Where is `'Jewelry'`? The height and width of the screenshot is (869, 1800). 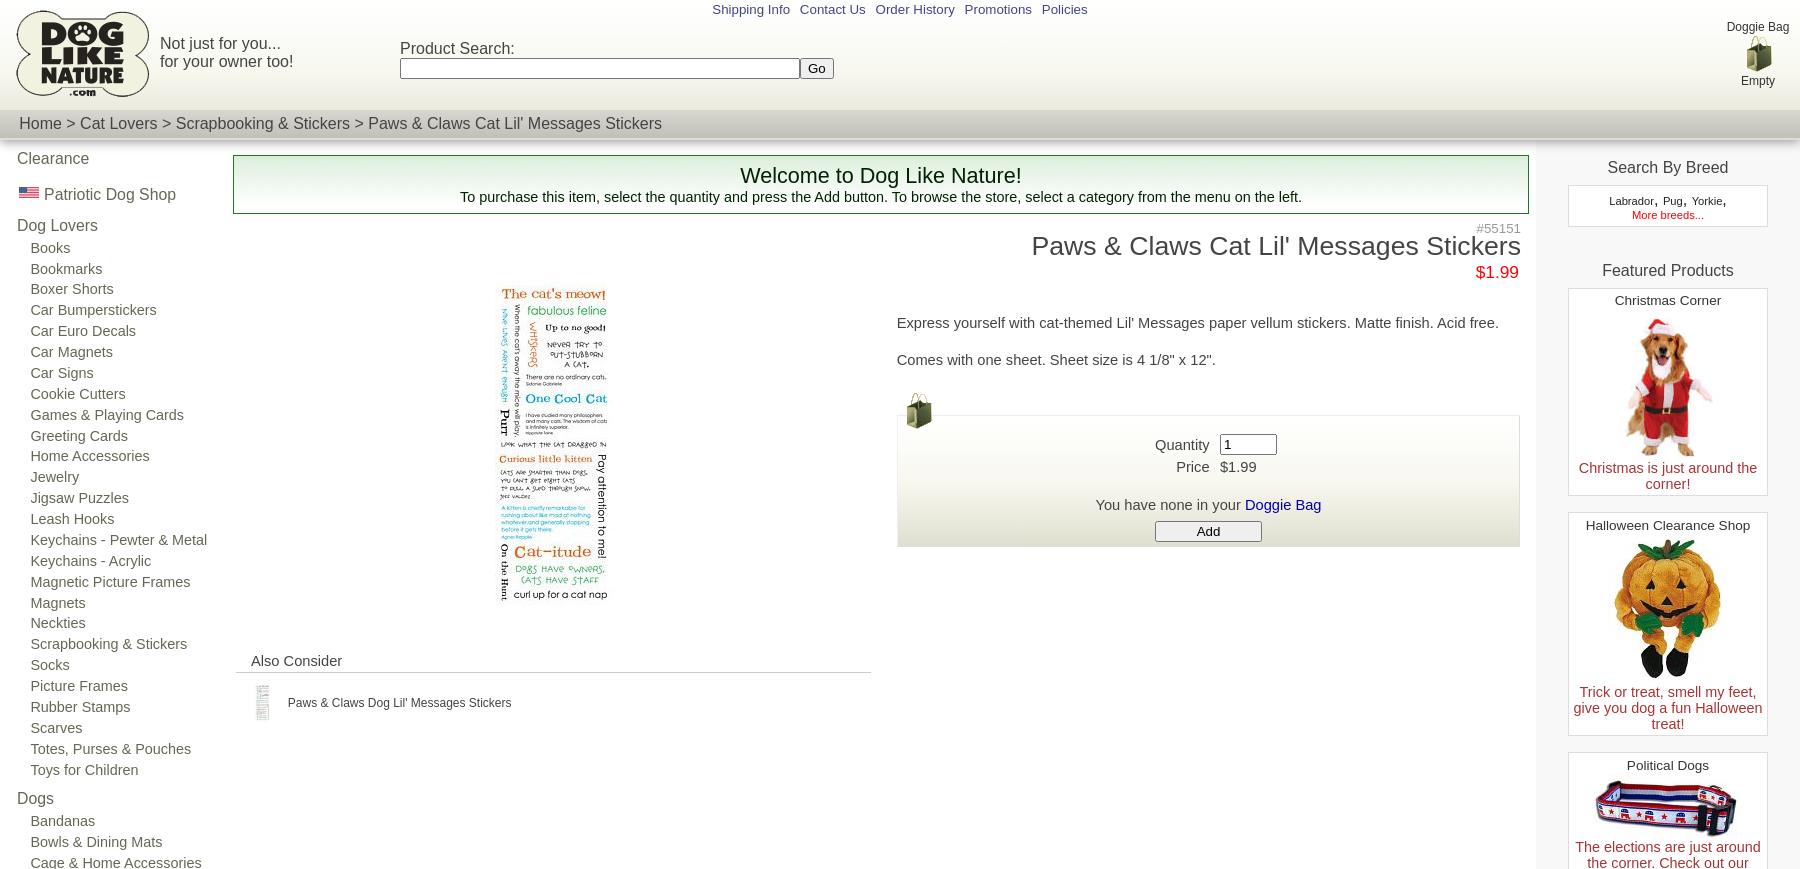
'Jewelry' is located at coordinates (29, 476).